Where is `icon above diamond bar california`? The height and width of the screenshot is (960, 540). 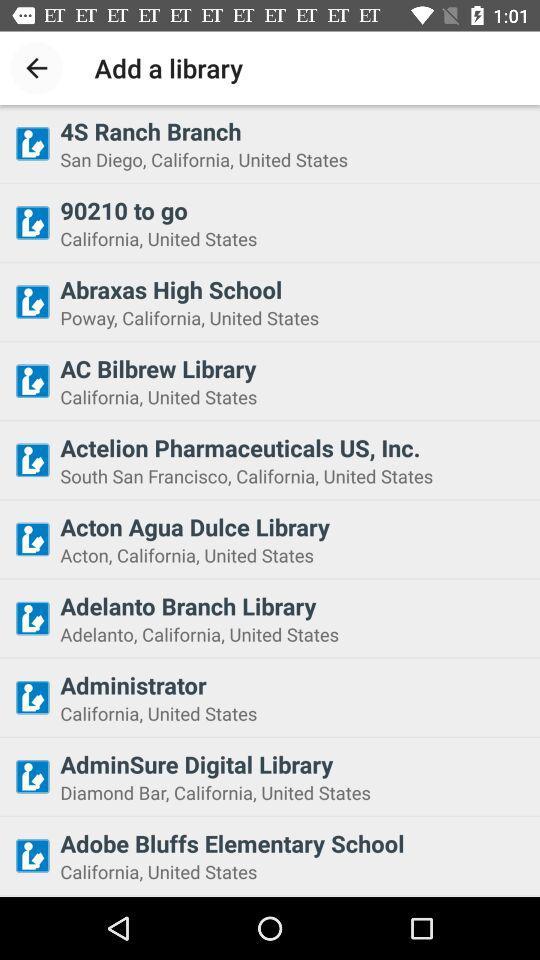
icon above diamond bar california is located at coordinates (293, 763).